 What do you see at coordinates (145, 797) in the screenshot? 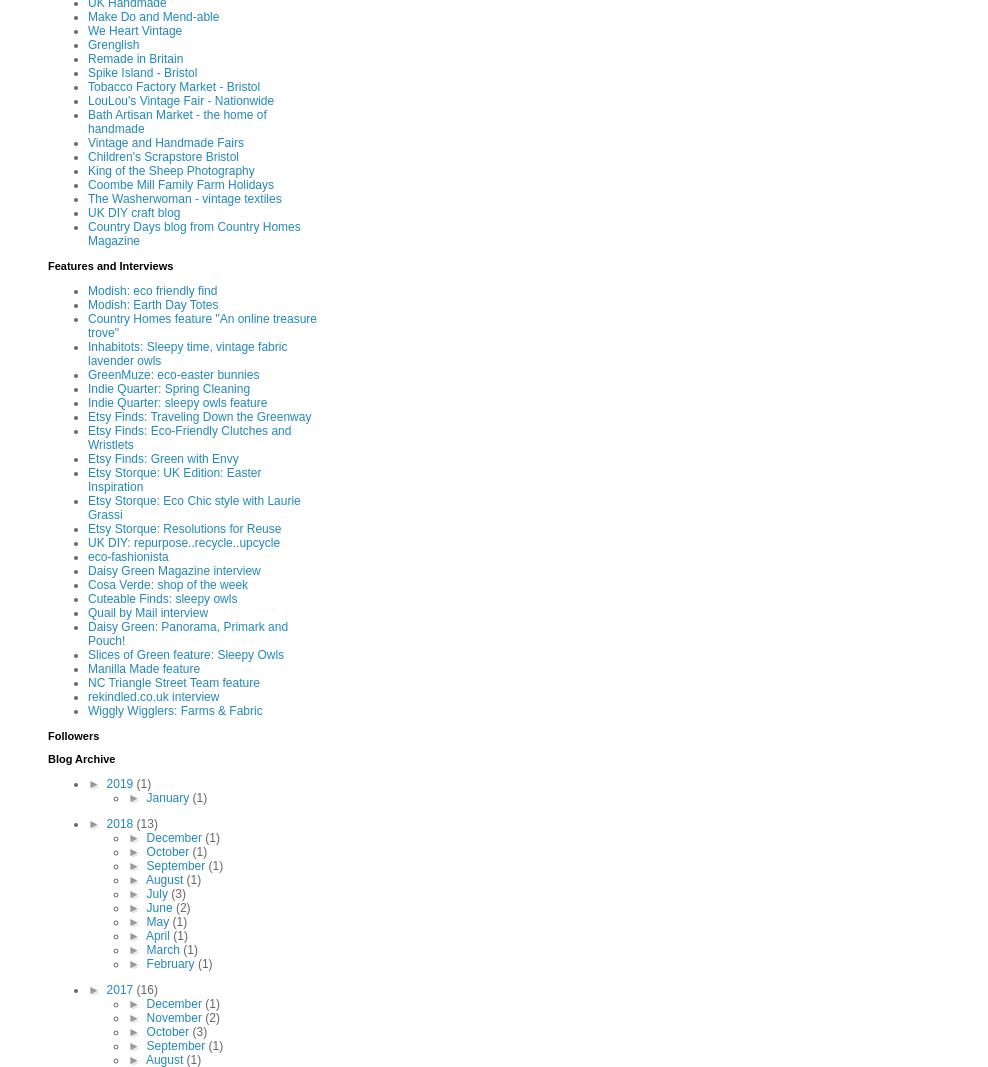
I see `'January'` at bounding box center [145, 797].